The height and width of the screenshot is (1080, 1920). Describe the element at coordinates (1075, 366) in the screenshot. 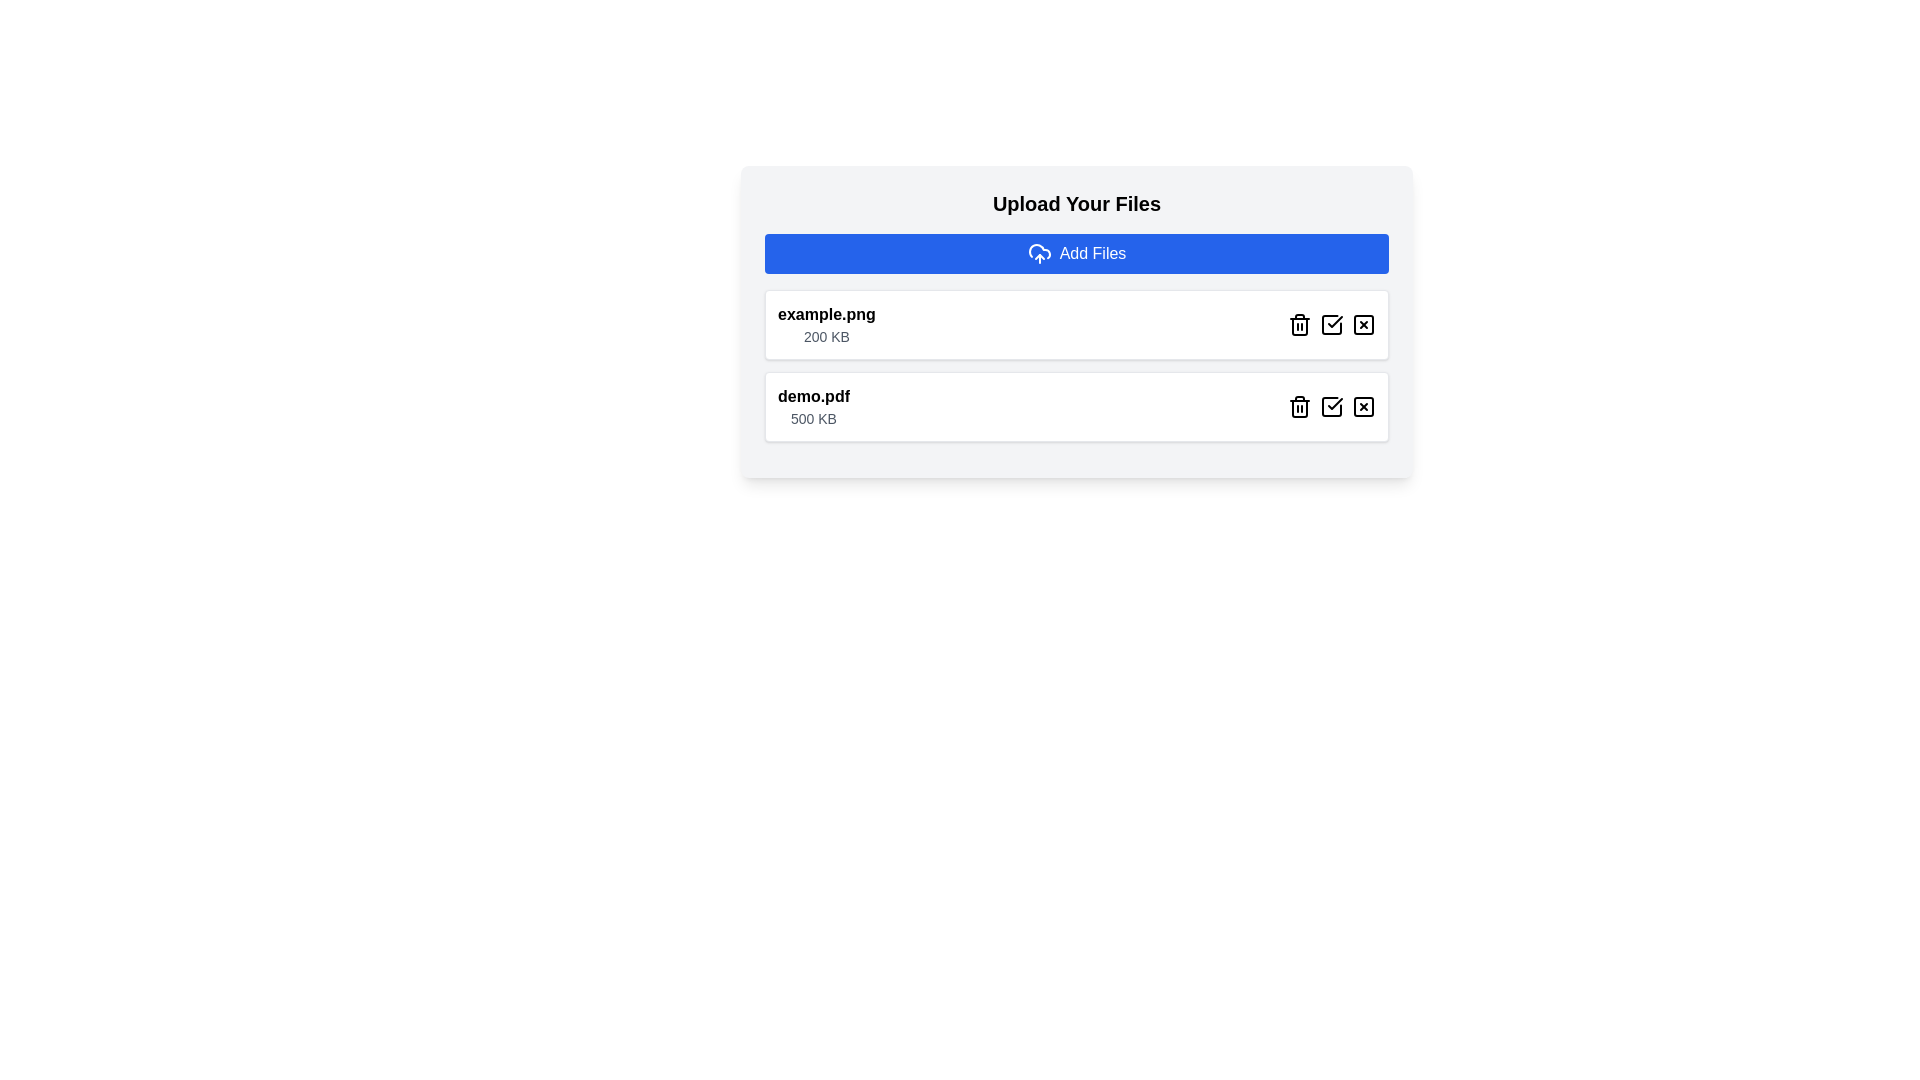

I see `the action buttons located to the right of the file entry labeled 'example.png' under the 'Upload Your Files' section` at that location.